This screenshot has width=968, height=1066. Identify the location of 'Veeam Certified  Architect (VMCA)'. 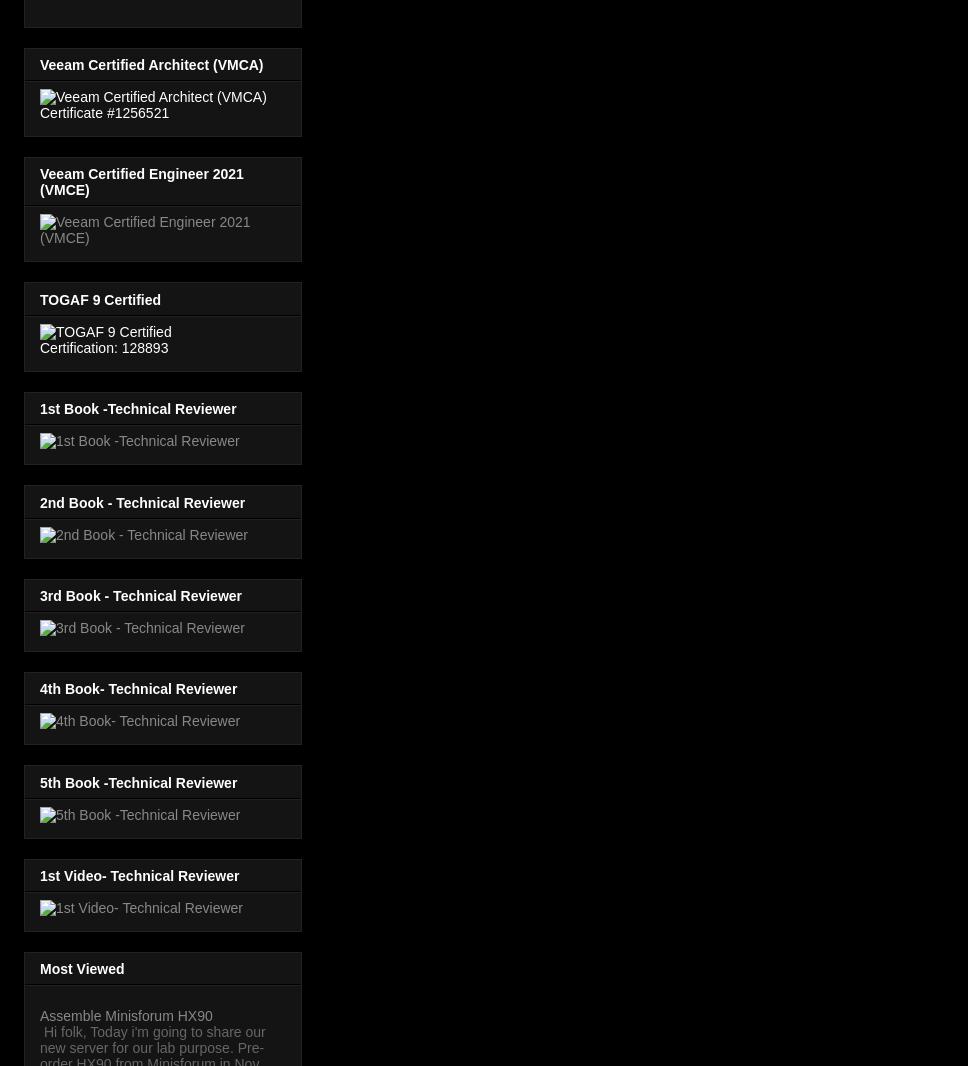
(150, 62).